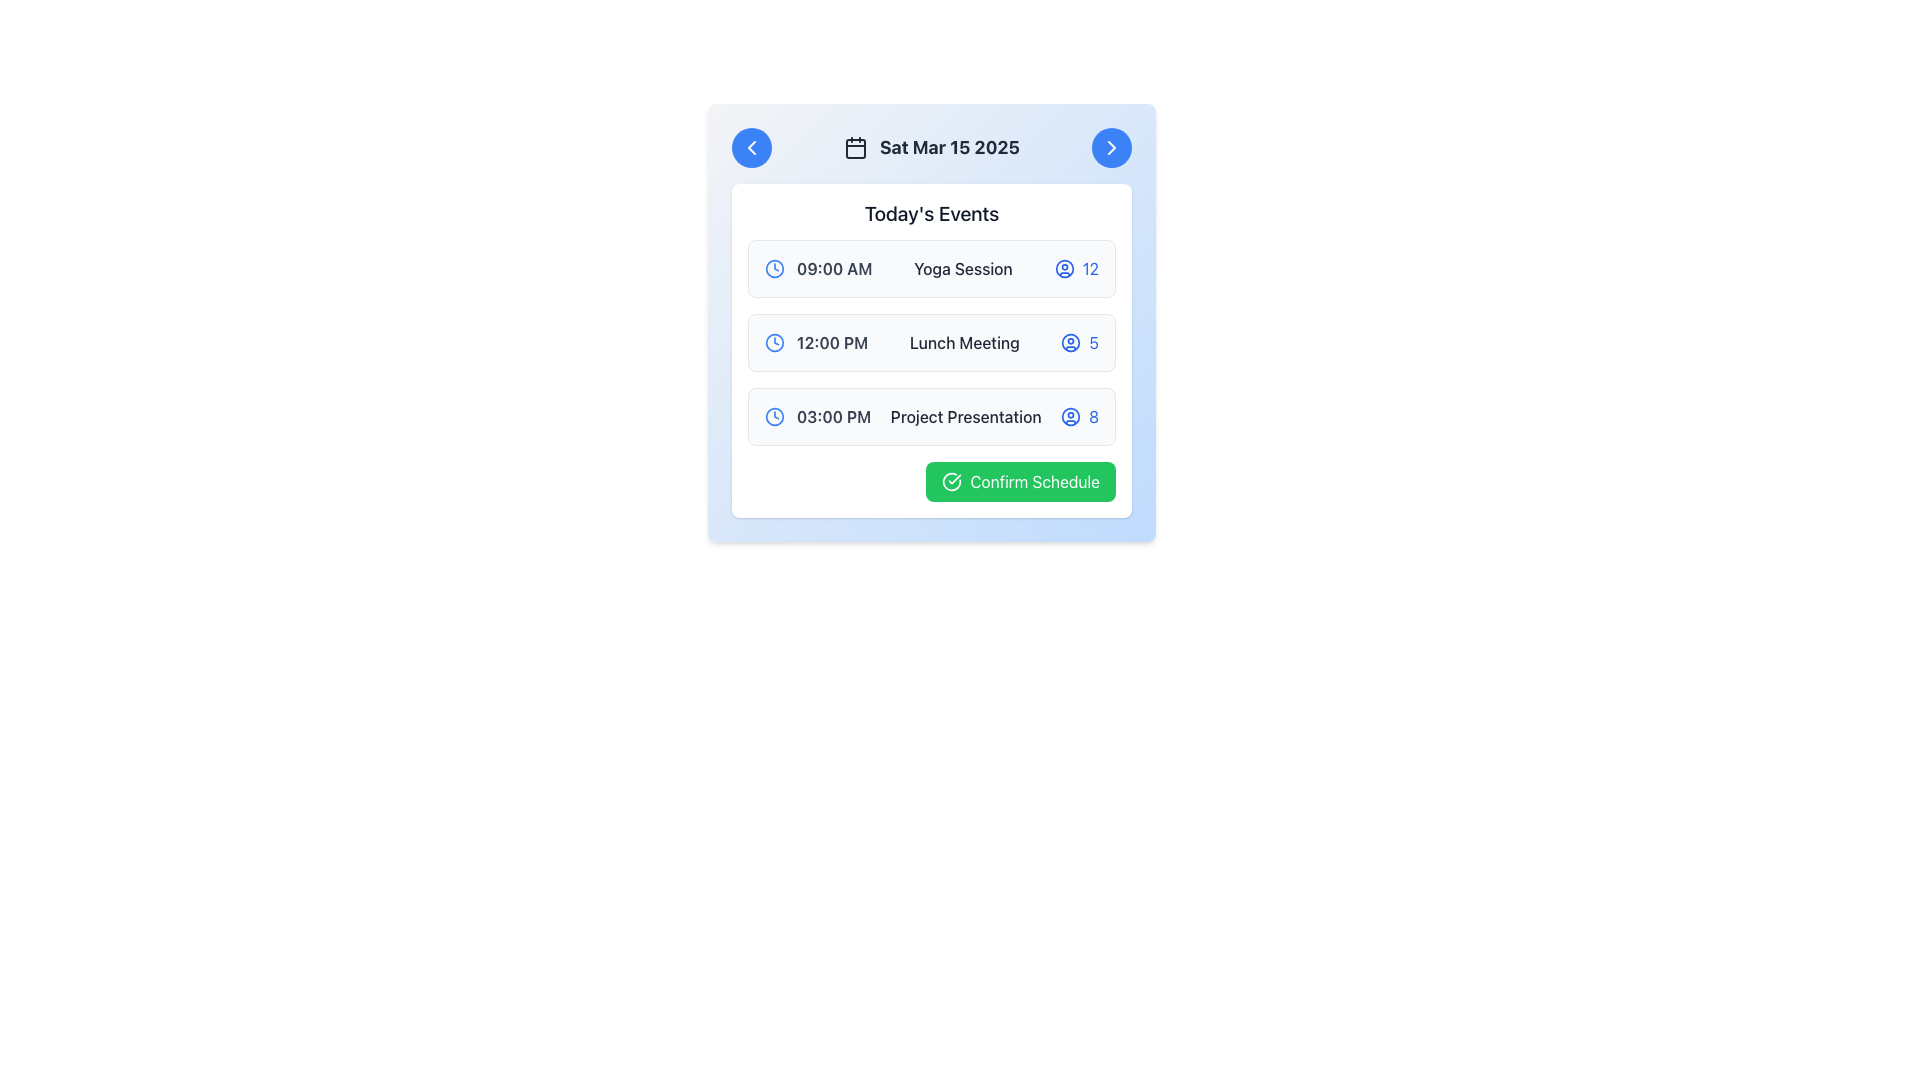 Image resolution: width=1920 pixels, height=1080 pixels. I want to click on the Icon element indicating the participant count for the '09:00 AM Yoga Session', which shows '12' participants, so click(1063, 268).